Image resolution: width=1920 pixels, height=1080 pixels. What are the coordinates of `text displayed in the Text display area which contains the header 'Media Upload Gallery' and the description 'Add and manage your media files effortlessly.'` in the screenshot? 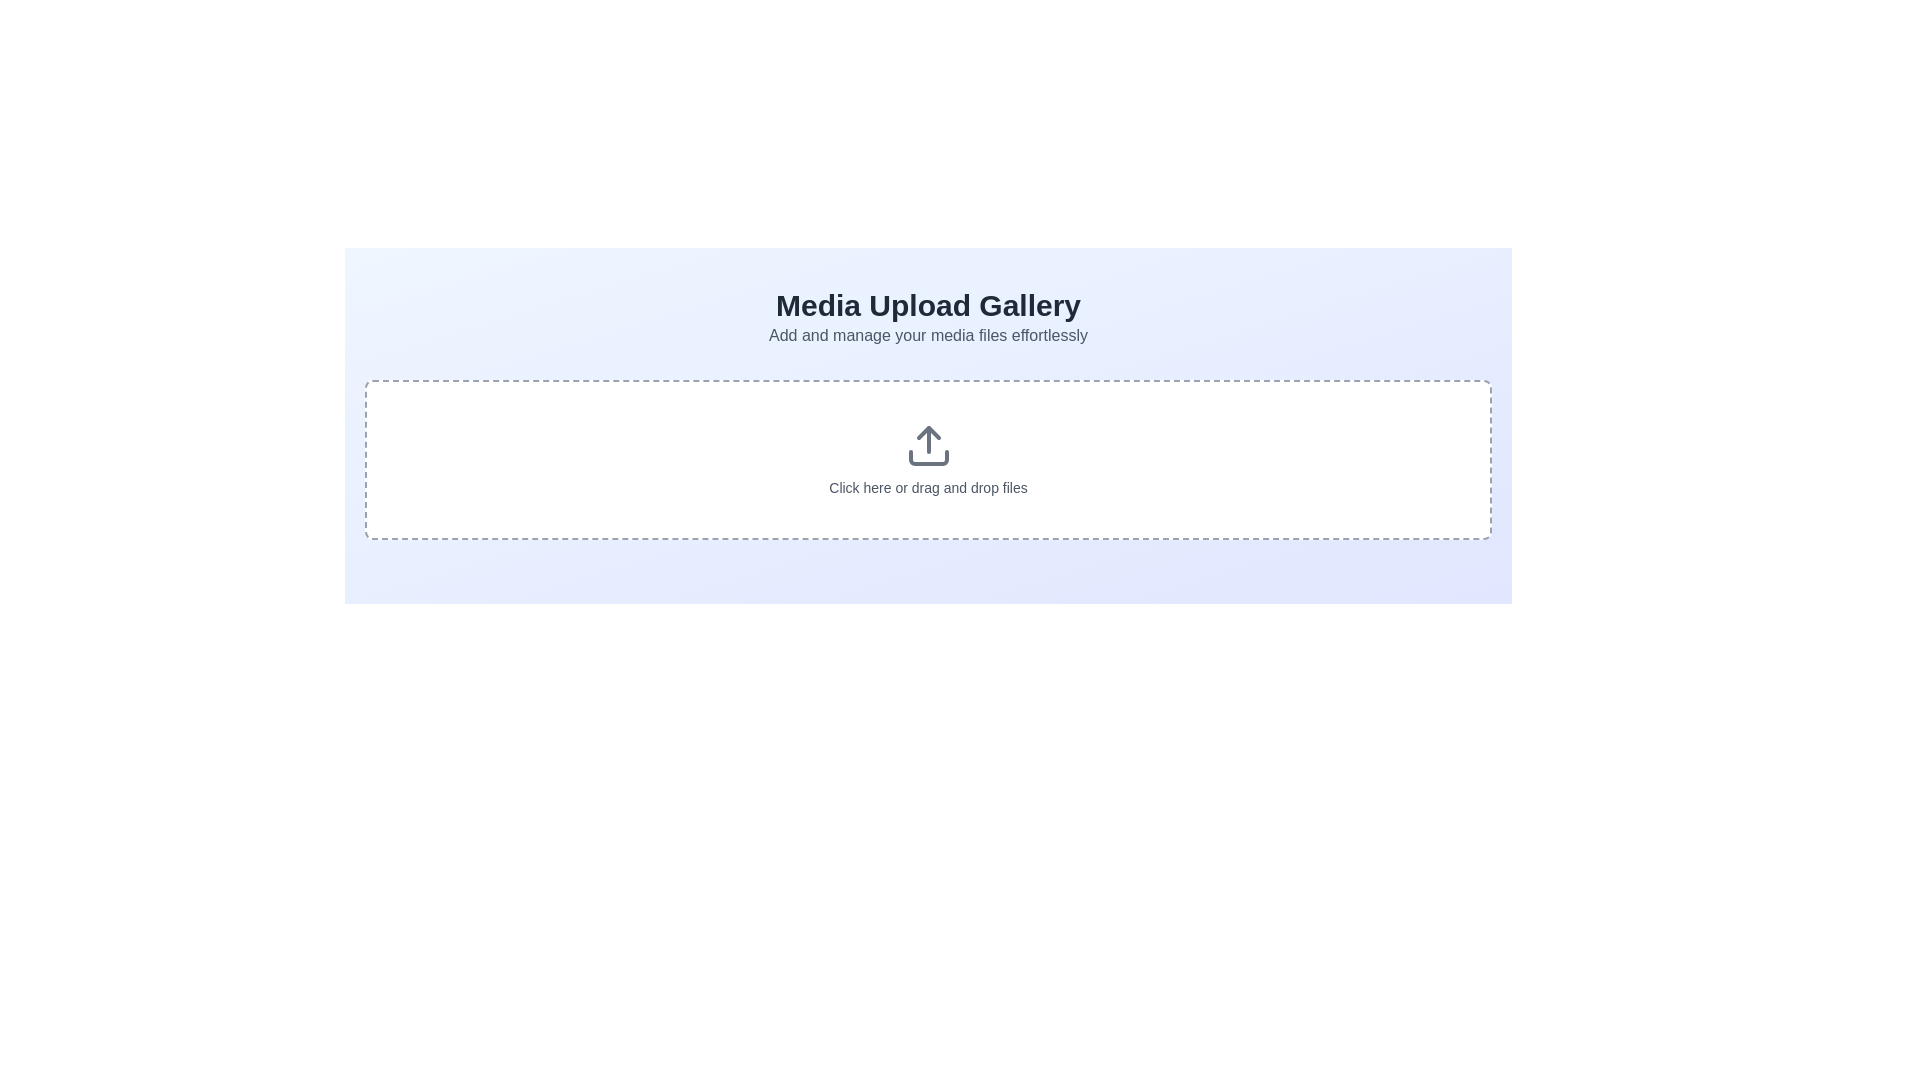 It's located at (927, 316).